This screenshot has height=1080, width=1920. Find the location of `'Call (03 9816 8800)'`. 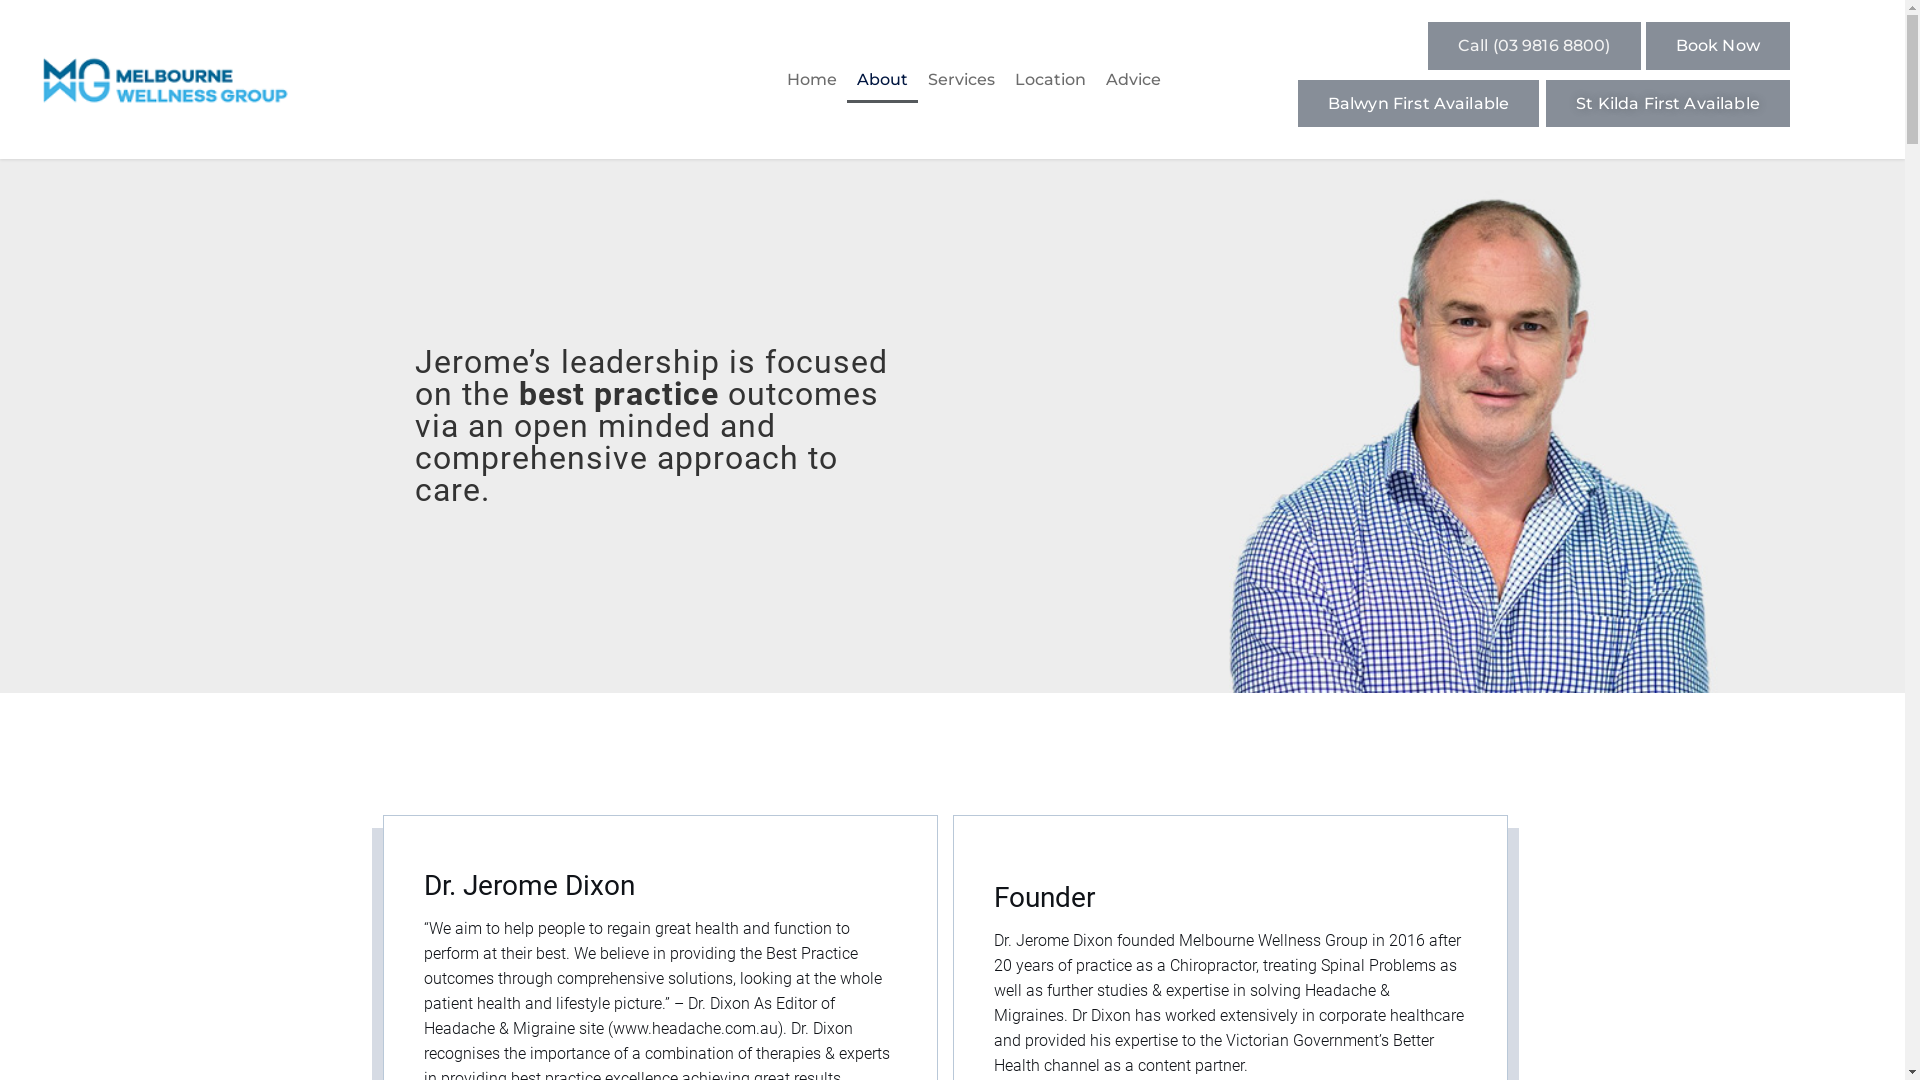

'Call (03 9816 8800)' is located at coordinates (1533, 45).